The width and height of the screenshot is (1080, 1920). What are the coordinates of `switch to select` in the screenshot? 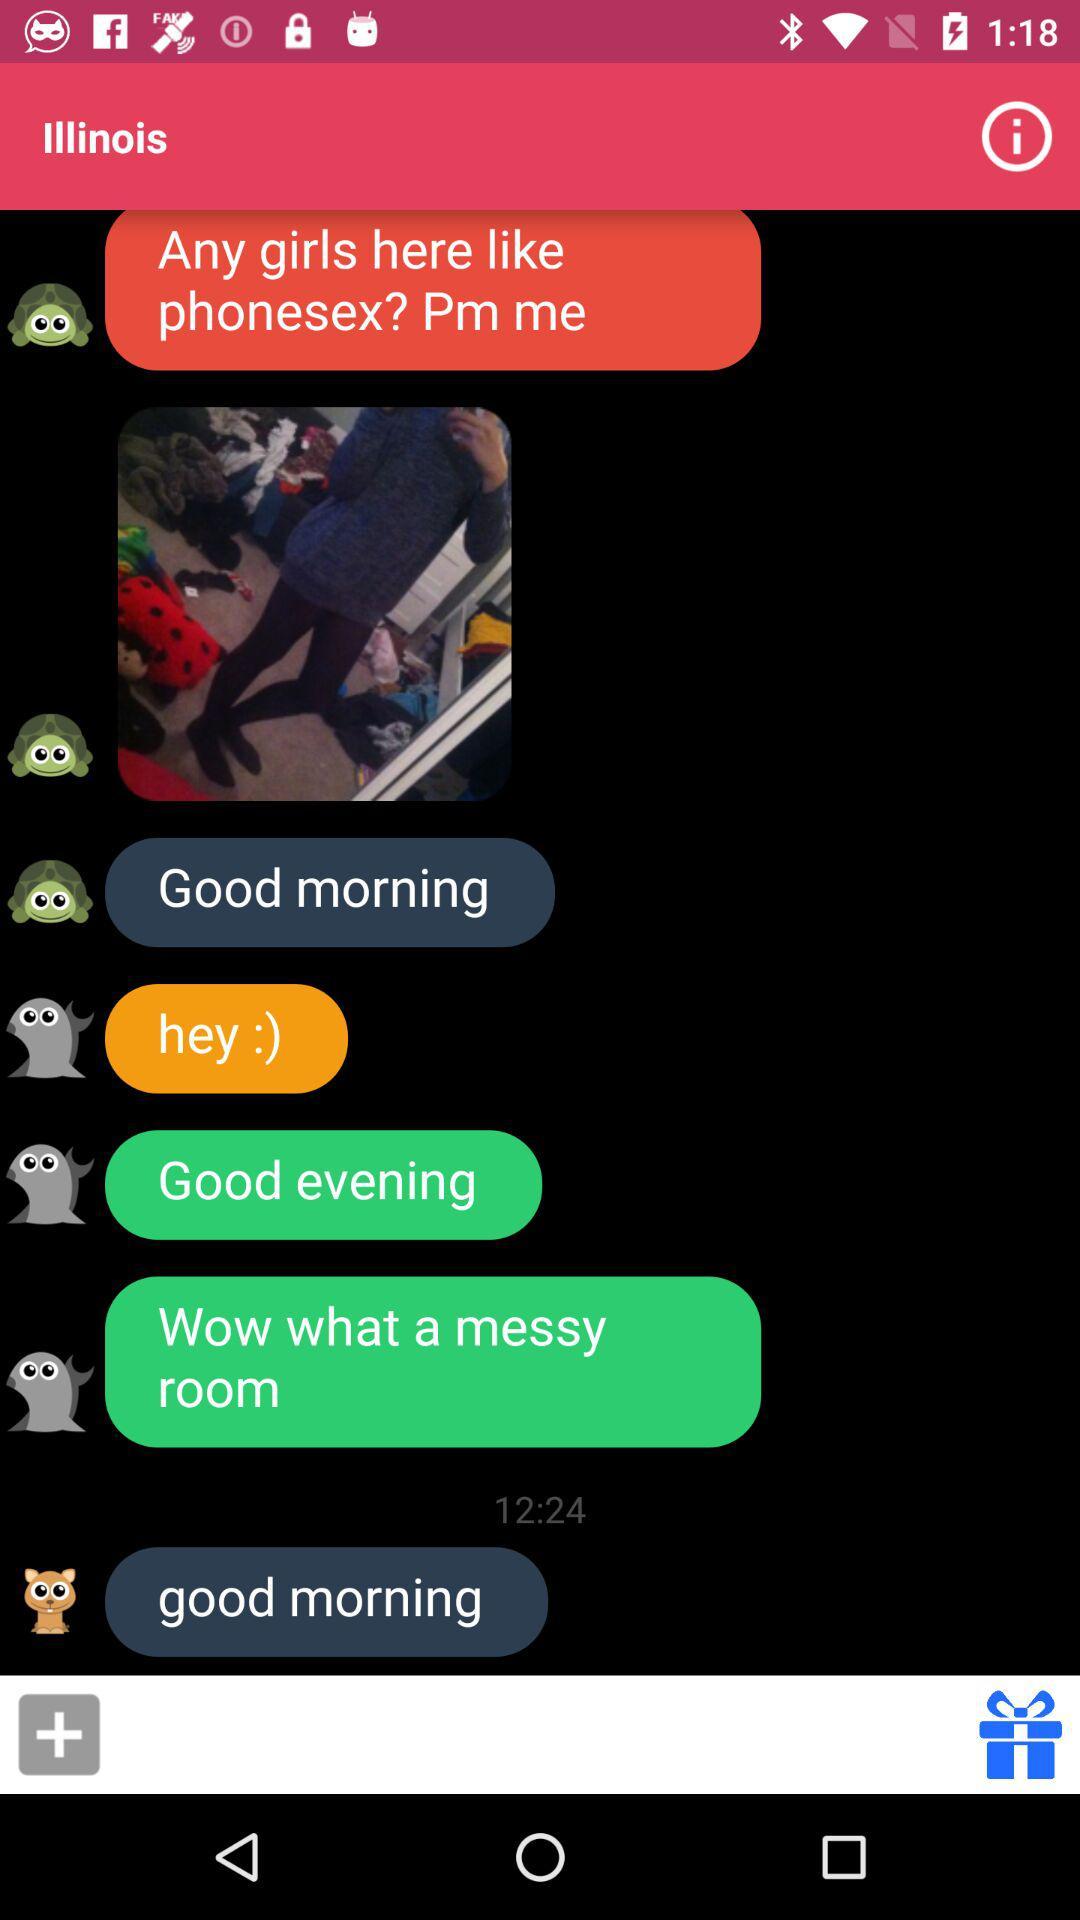 It's located at (49, 1391).